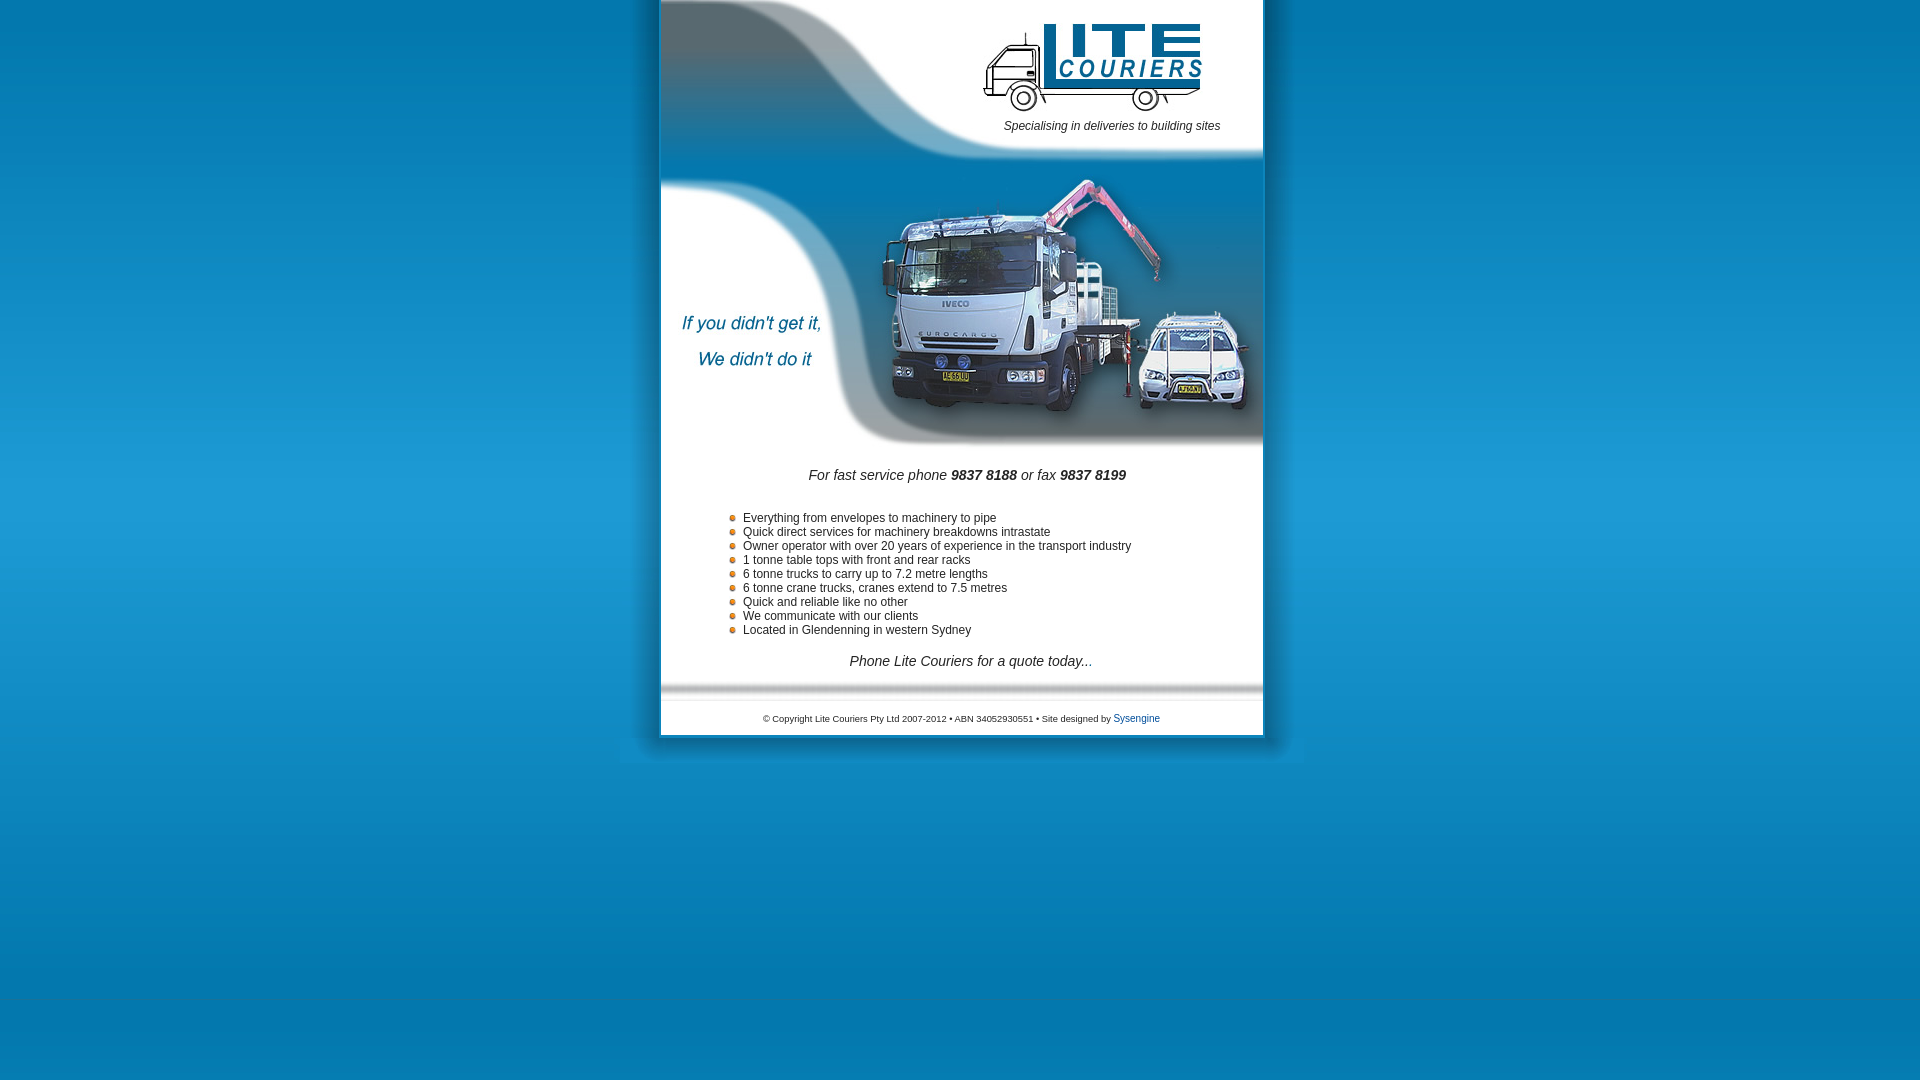  What do you see at coordinates (1136, 716) in the screenshot?
I see `'Sysengine'` at bounding box center [1136, 716].